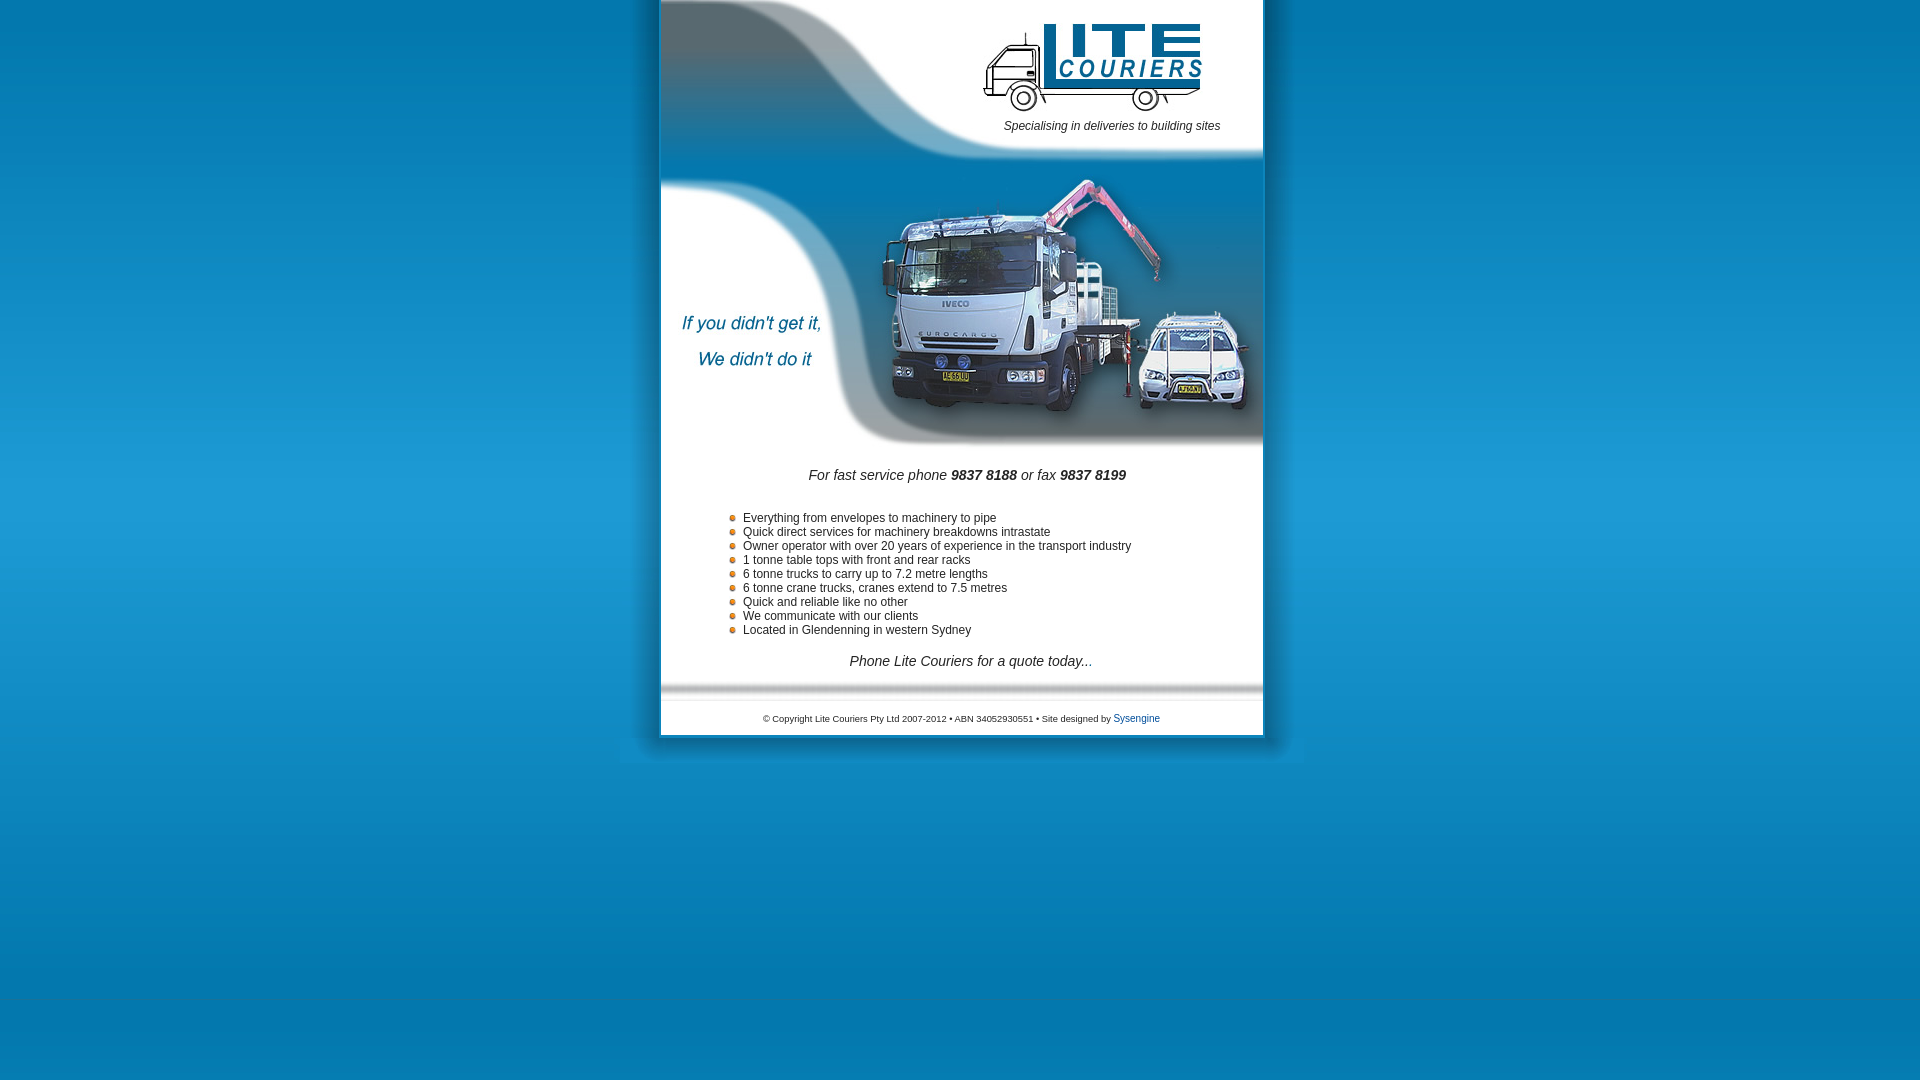  What do you see at coordinates (1136, 716) in the screenshot?
I see `'Sysengine'` at bounding box center [1136, 716].